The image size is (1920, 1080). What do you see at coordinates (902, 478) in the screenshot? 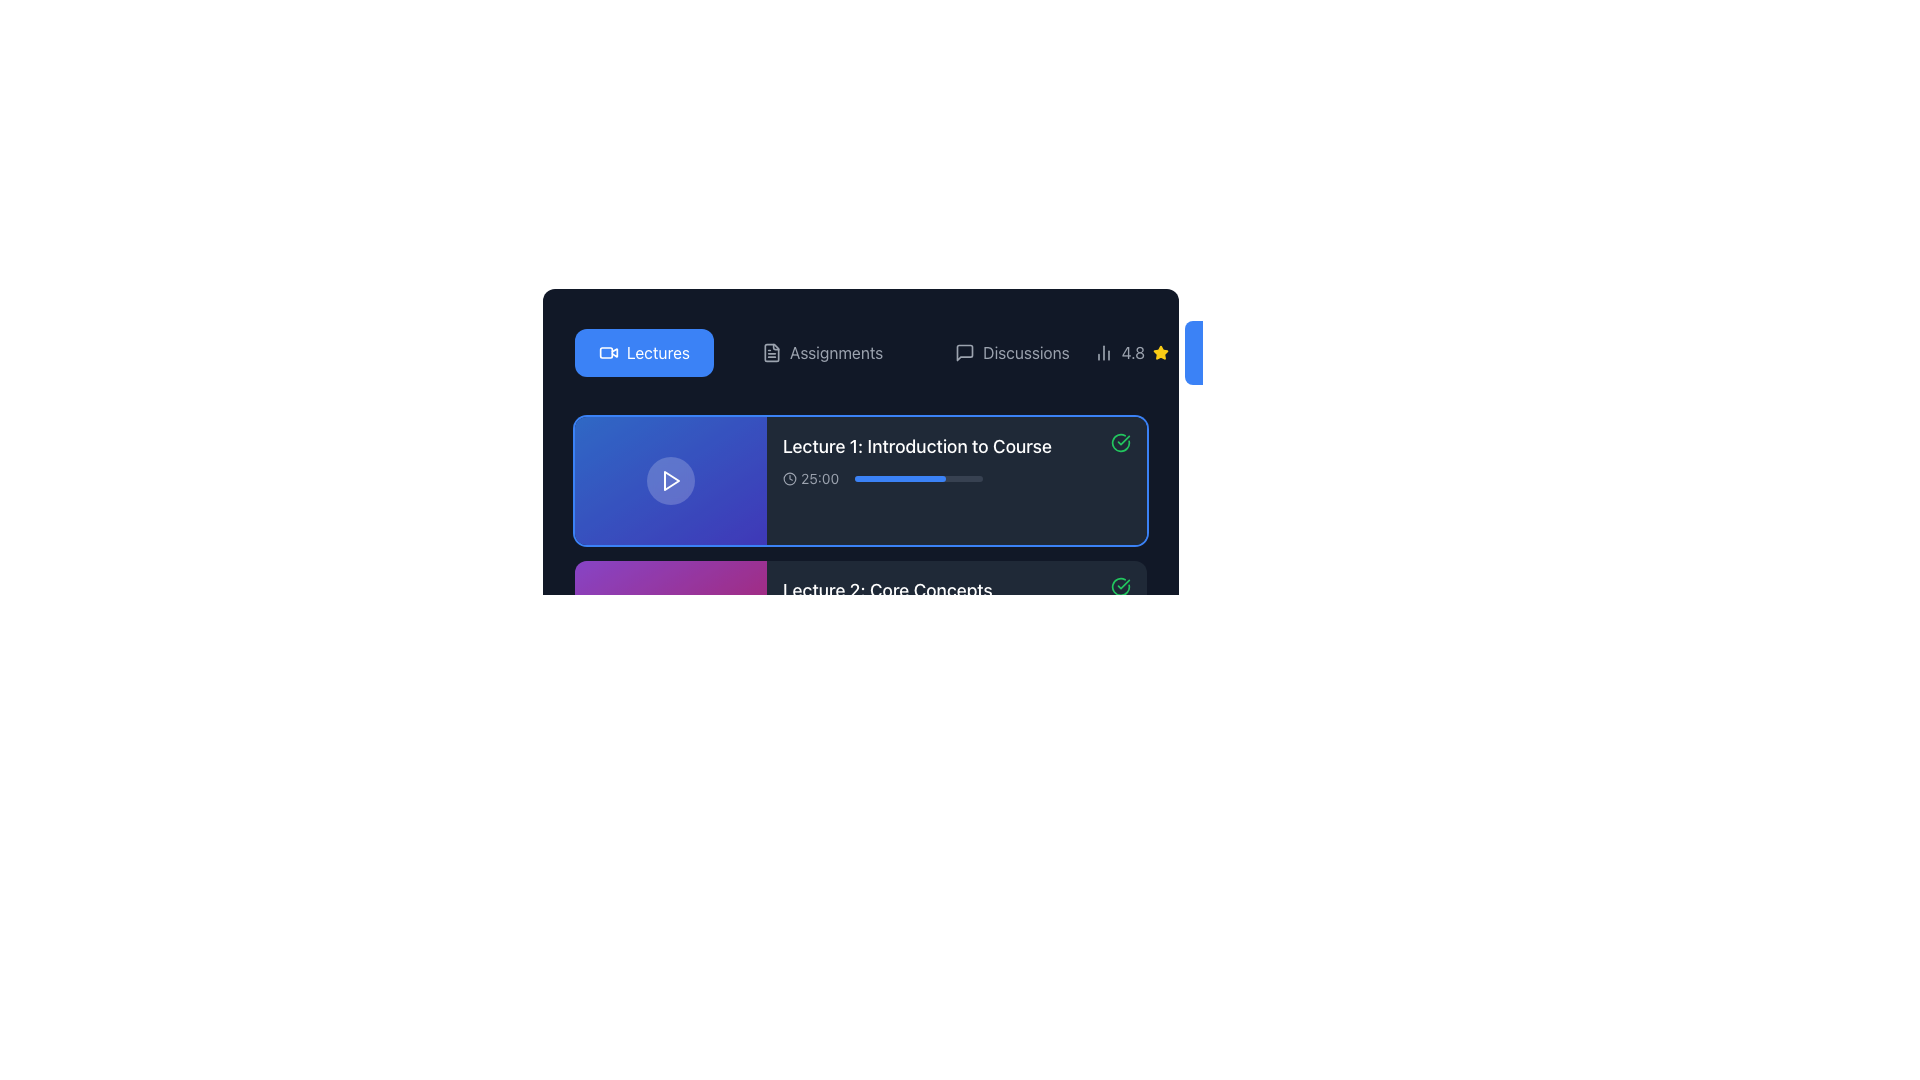
I see `the slider` at bounding box center [902, 478].